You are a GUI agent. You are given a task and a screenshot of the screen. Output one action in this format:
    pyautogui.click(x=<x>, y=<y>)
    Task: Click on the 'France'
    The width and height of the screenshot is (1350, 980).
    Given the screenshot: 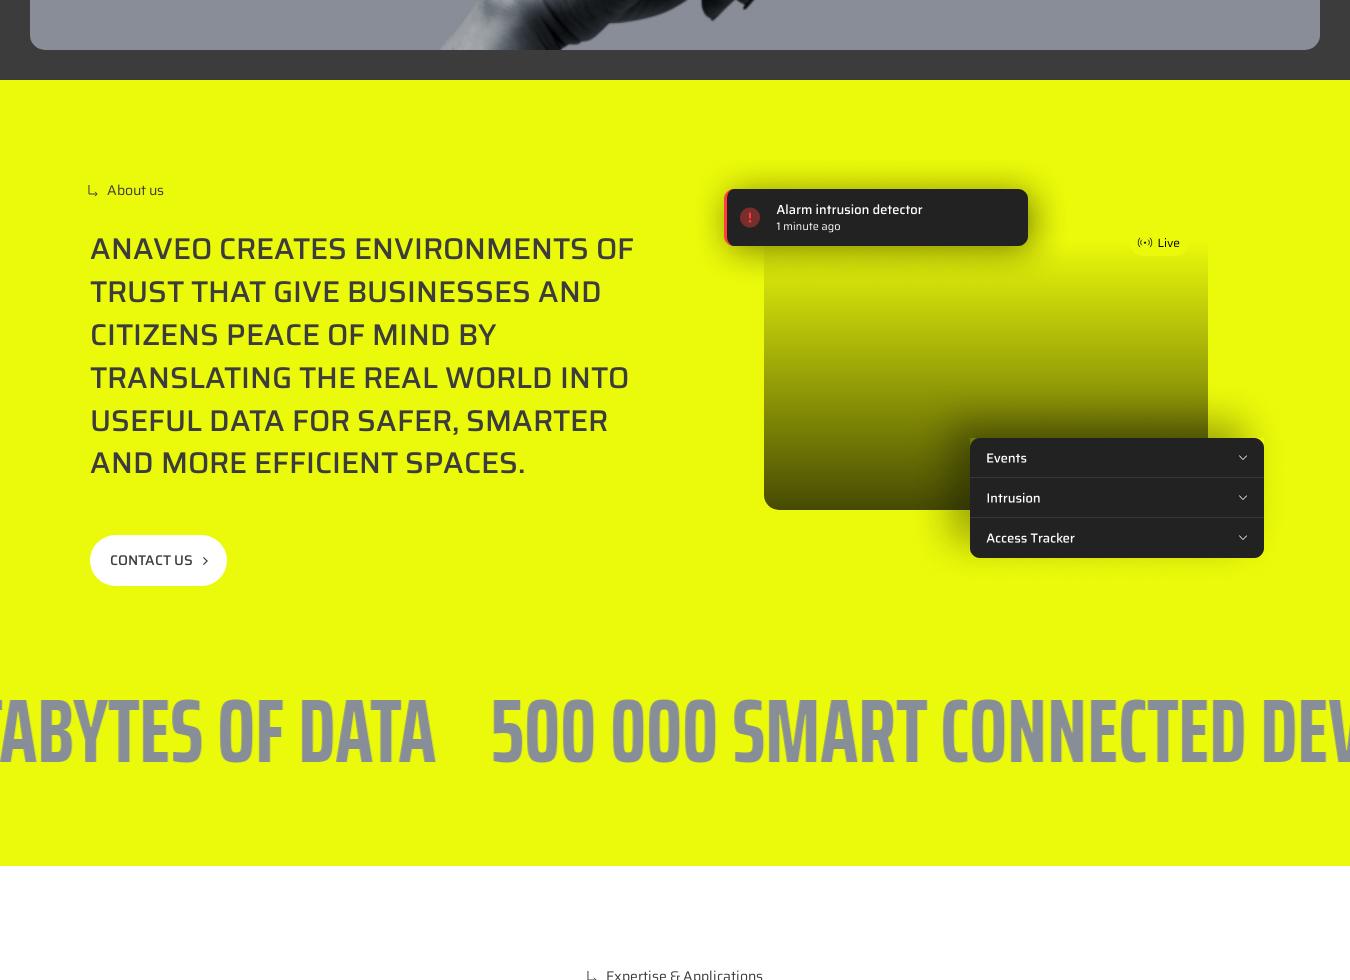 What is the action you would take?
    pyautogui.click(x=762, y=794)
    